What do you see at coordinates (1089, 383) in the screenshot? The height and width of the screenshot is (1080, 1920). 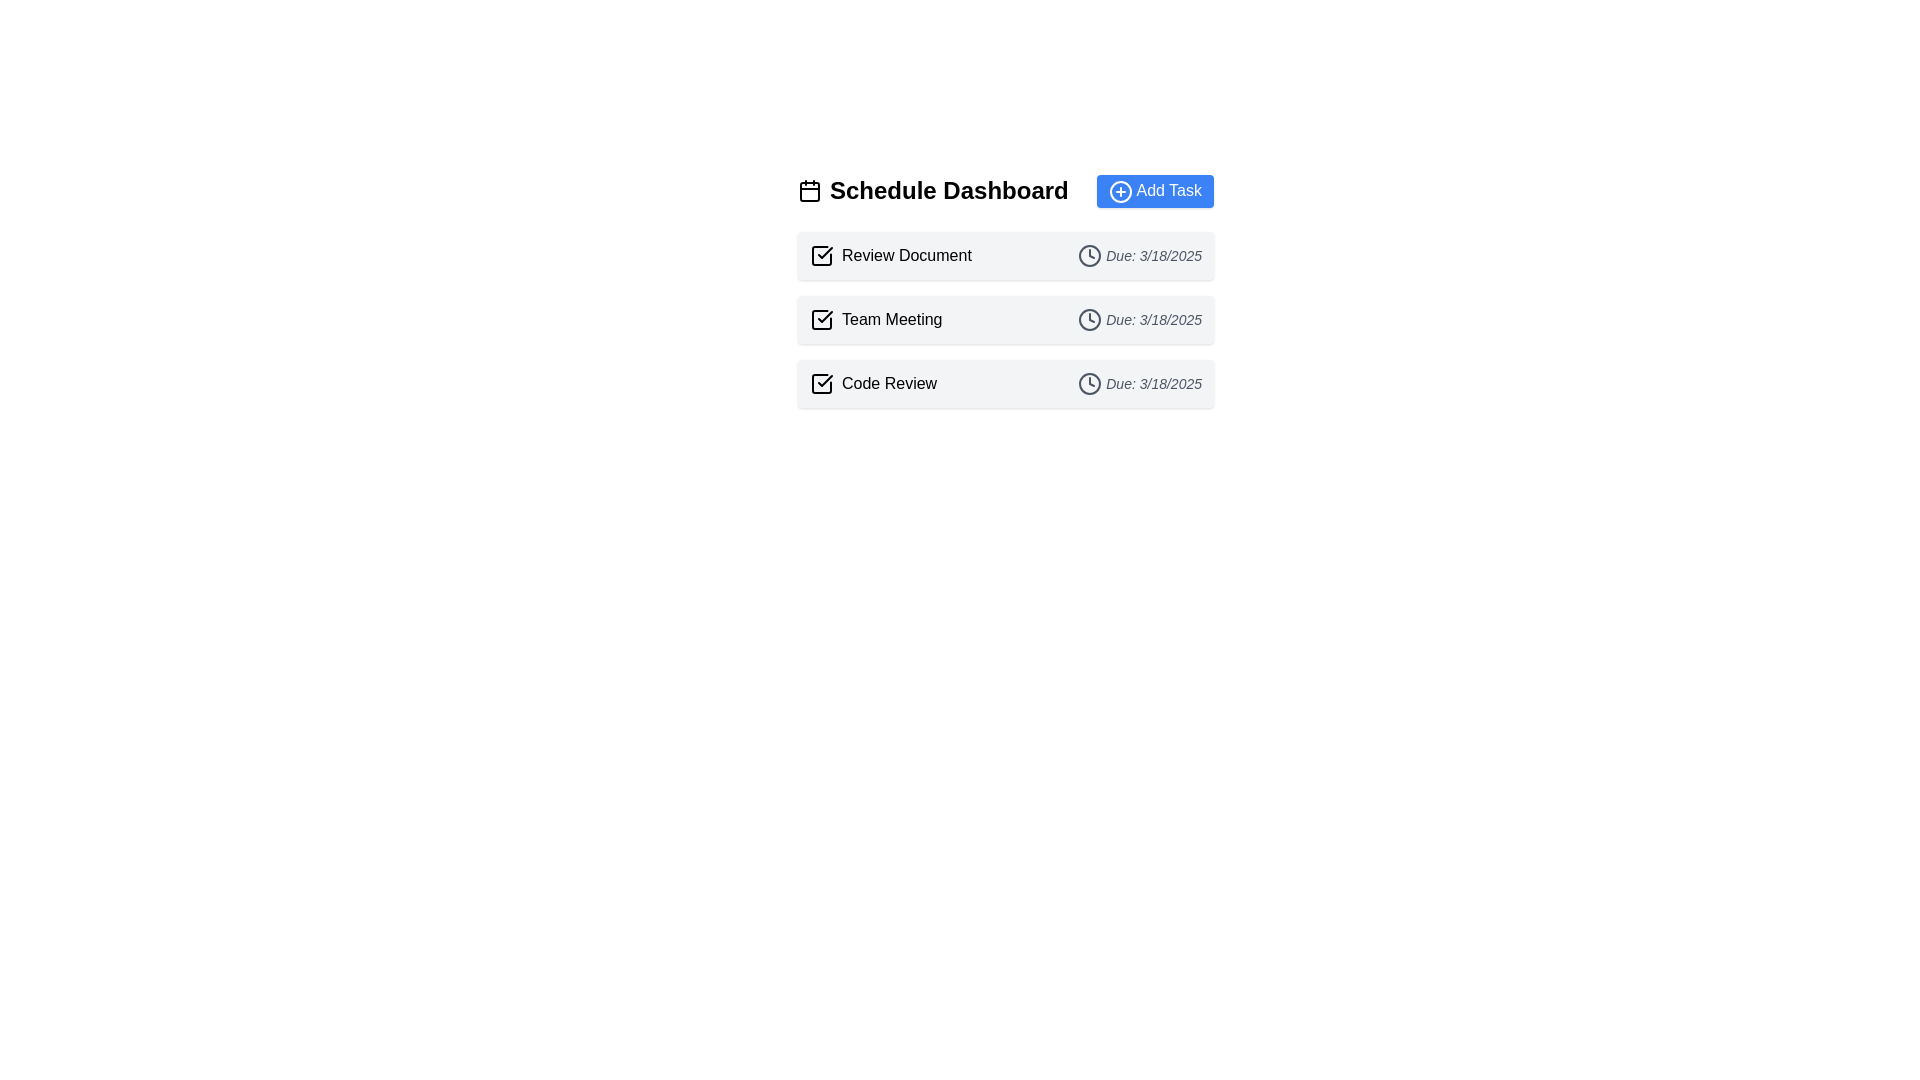 I see `the circular SVG element that is part of the clock icon, located centrally within the icon and to the right of the 'Code Review' task row` at bounding box center [1089, 383].